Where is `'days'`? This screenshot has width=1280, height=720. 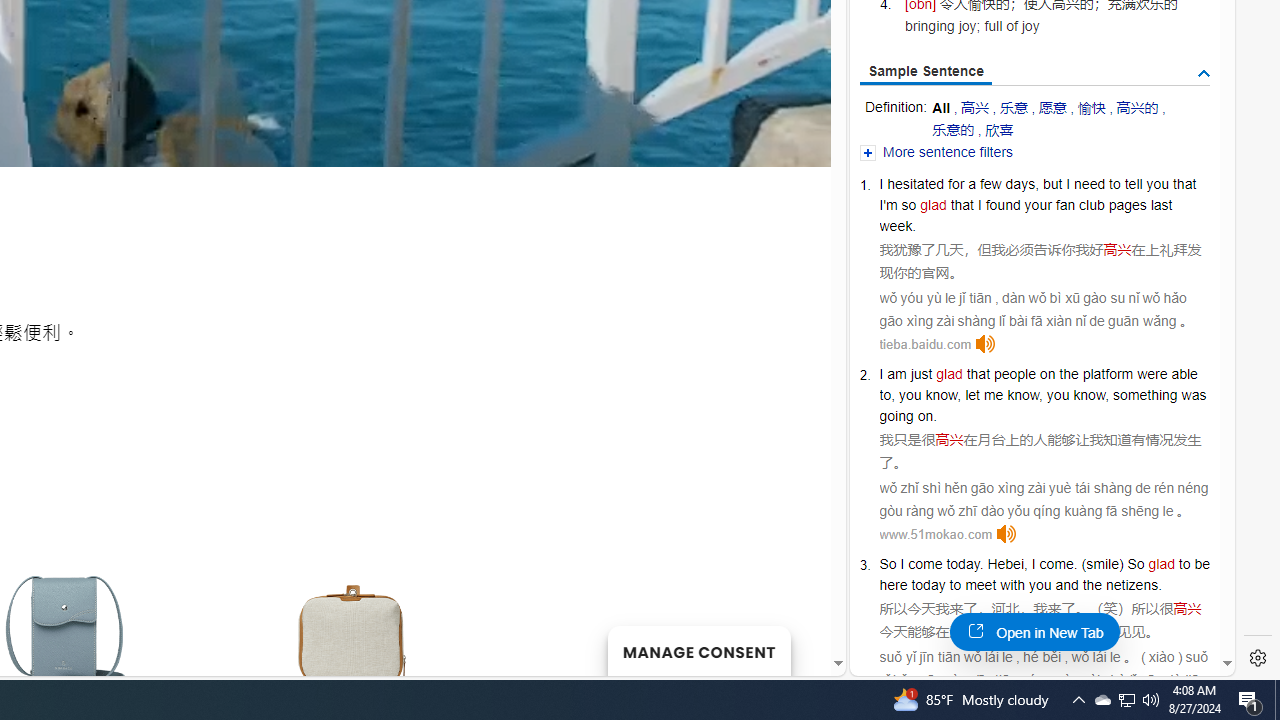
'days' is located at coordinates (1020, 183).